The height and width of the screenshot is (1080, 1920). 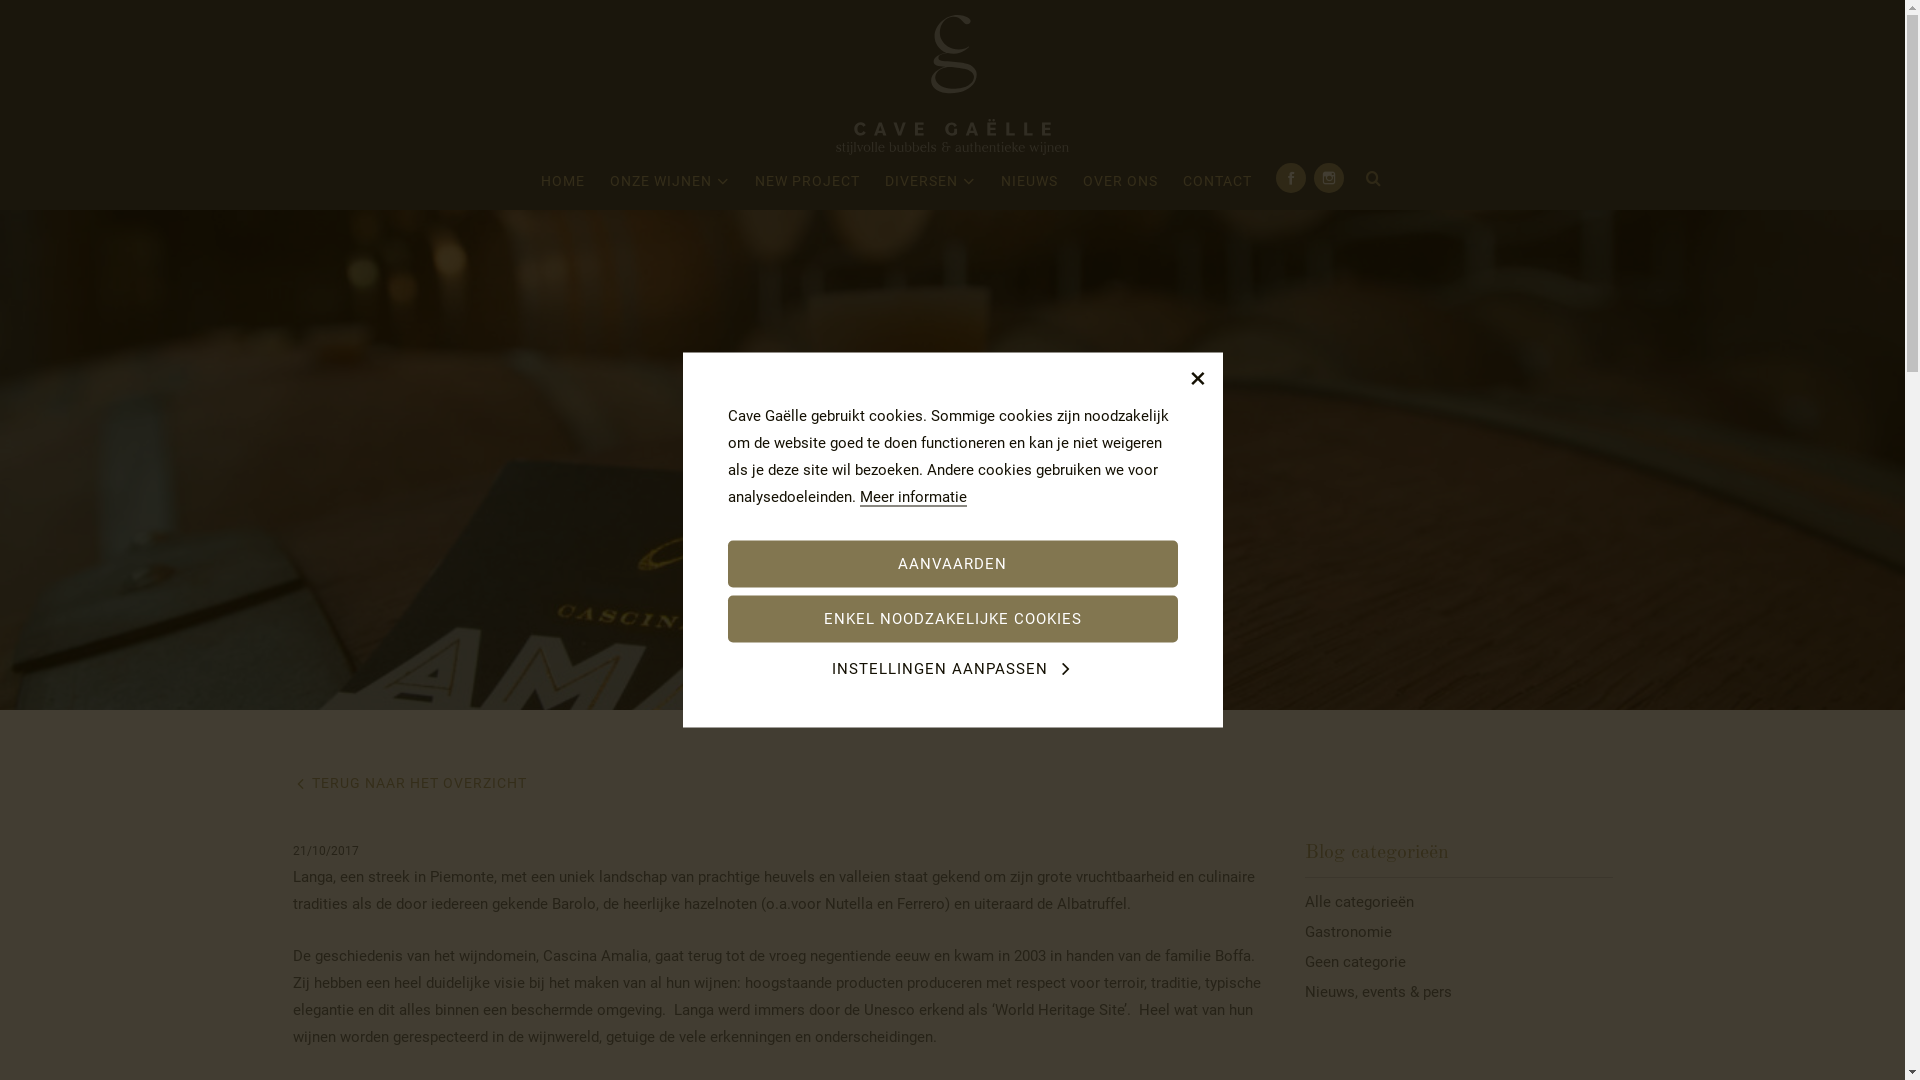 I want to click on 'TERUG NAAR HET OVERZICHT', so click(x=407, y=782).